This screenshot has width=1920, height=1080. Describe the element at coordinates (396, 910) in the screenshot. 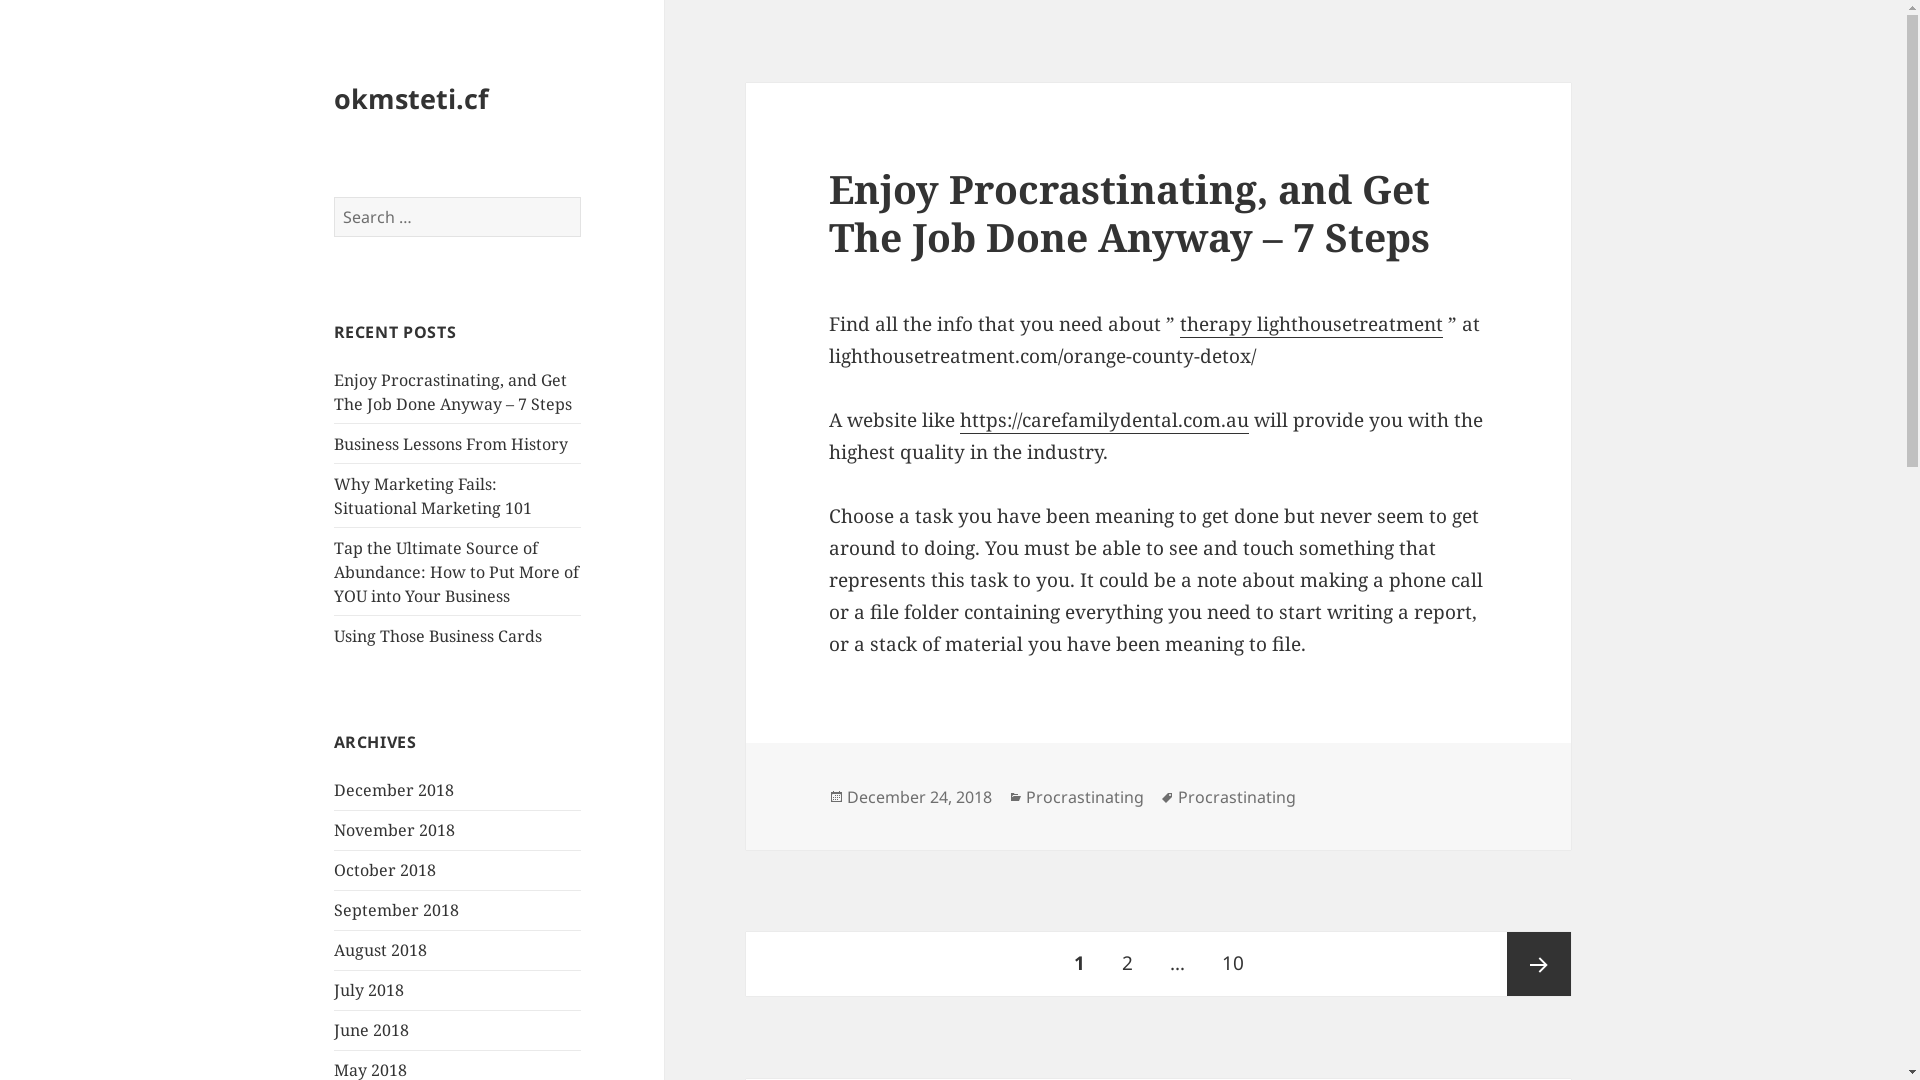

I see `'September 2018'` at that location.